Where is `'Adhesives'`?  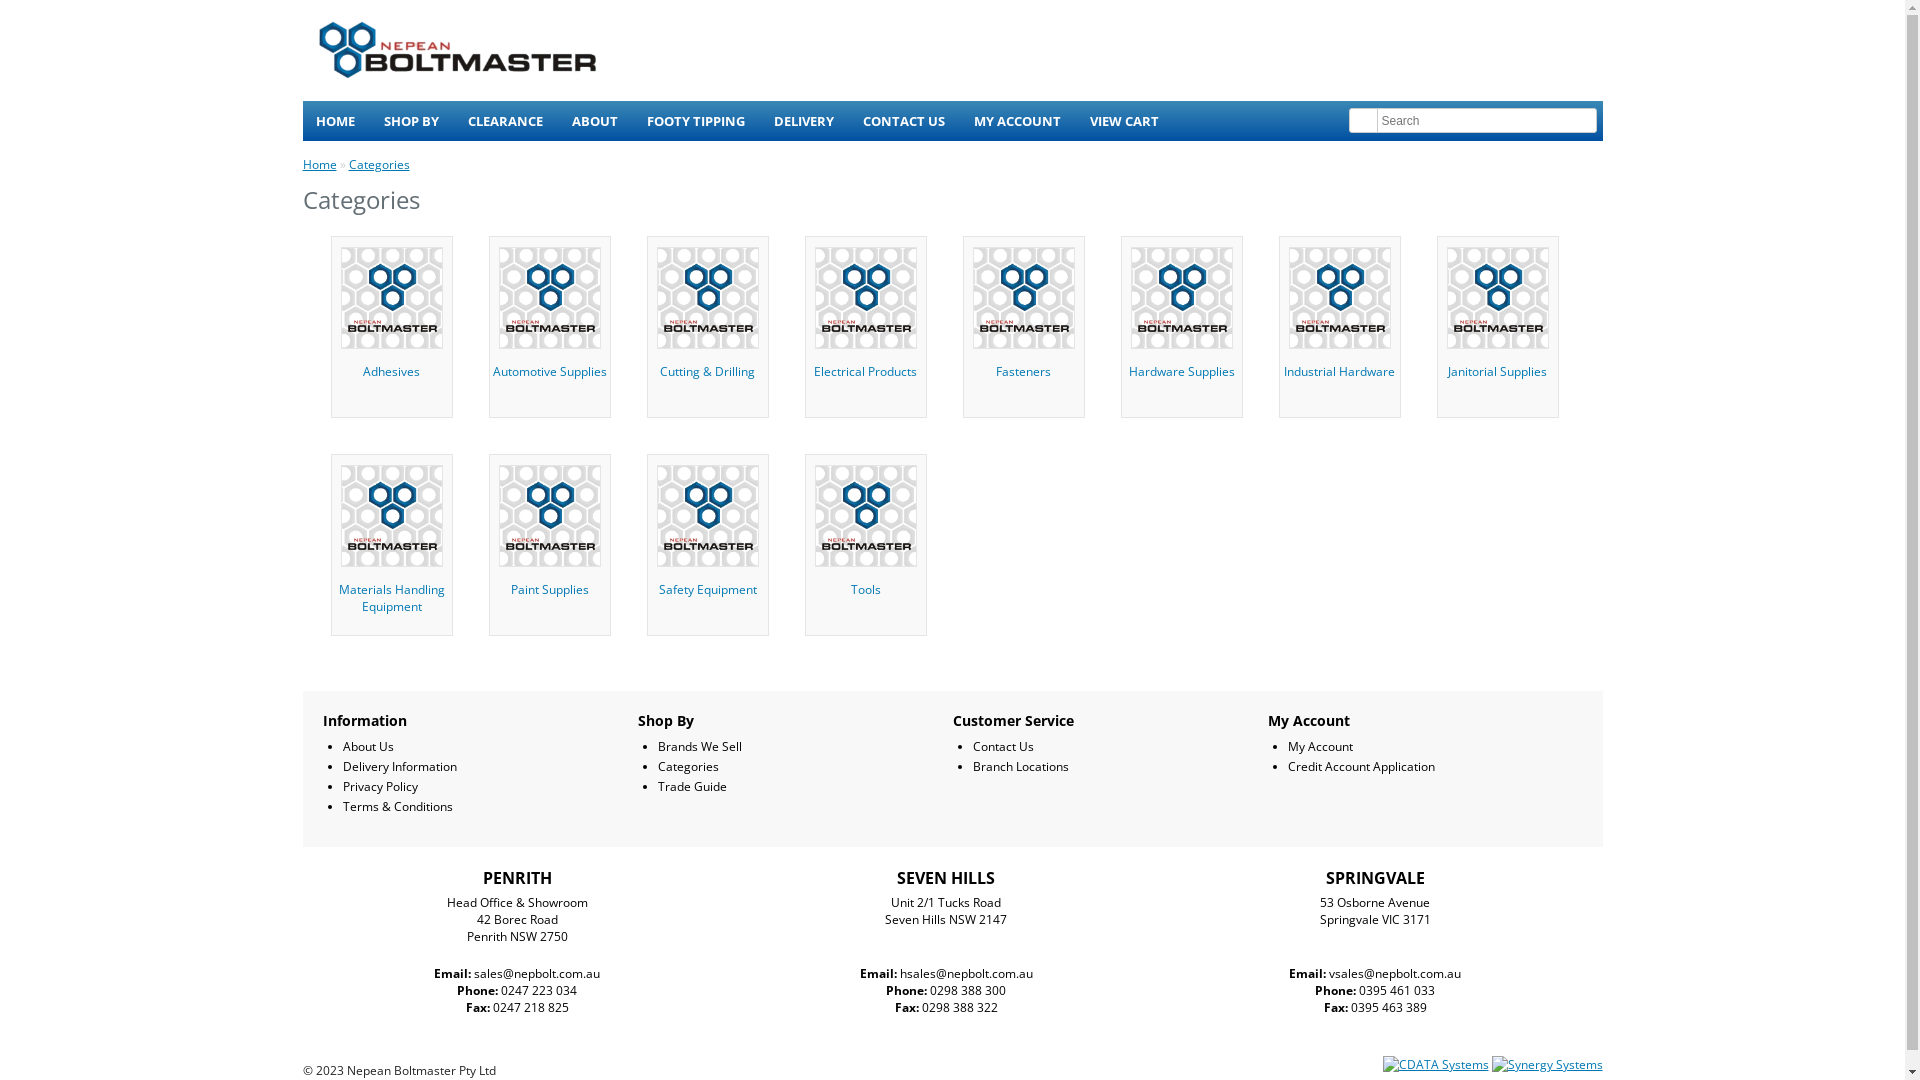
'Adhesives' is located at coordinates (392, 319).